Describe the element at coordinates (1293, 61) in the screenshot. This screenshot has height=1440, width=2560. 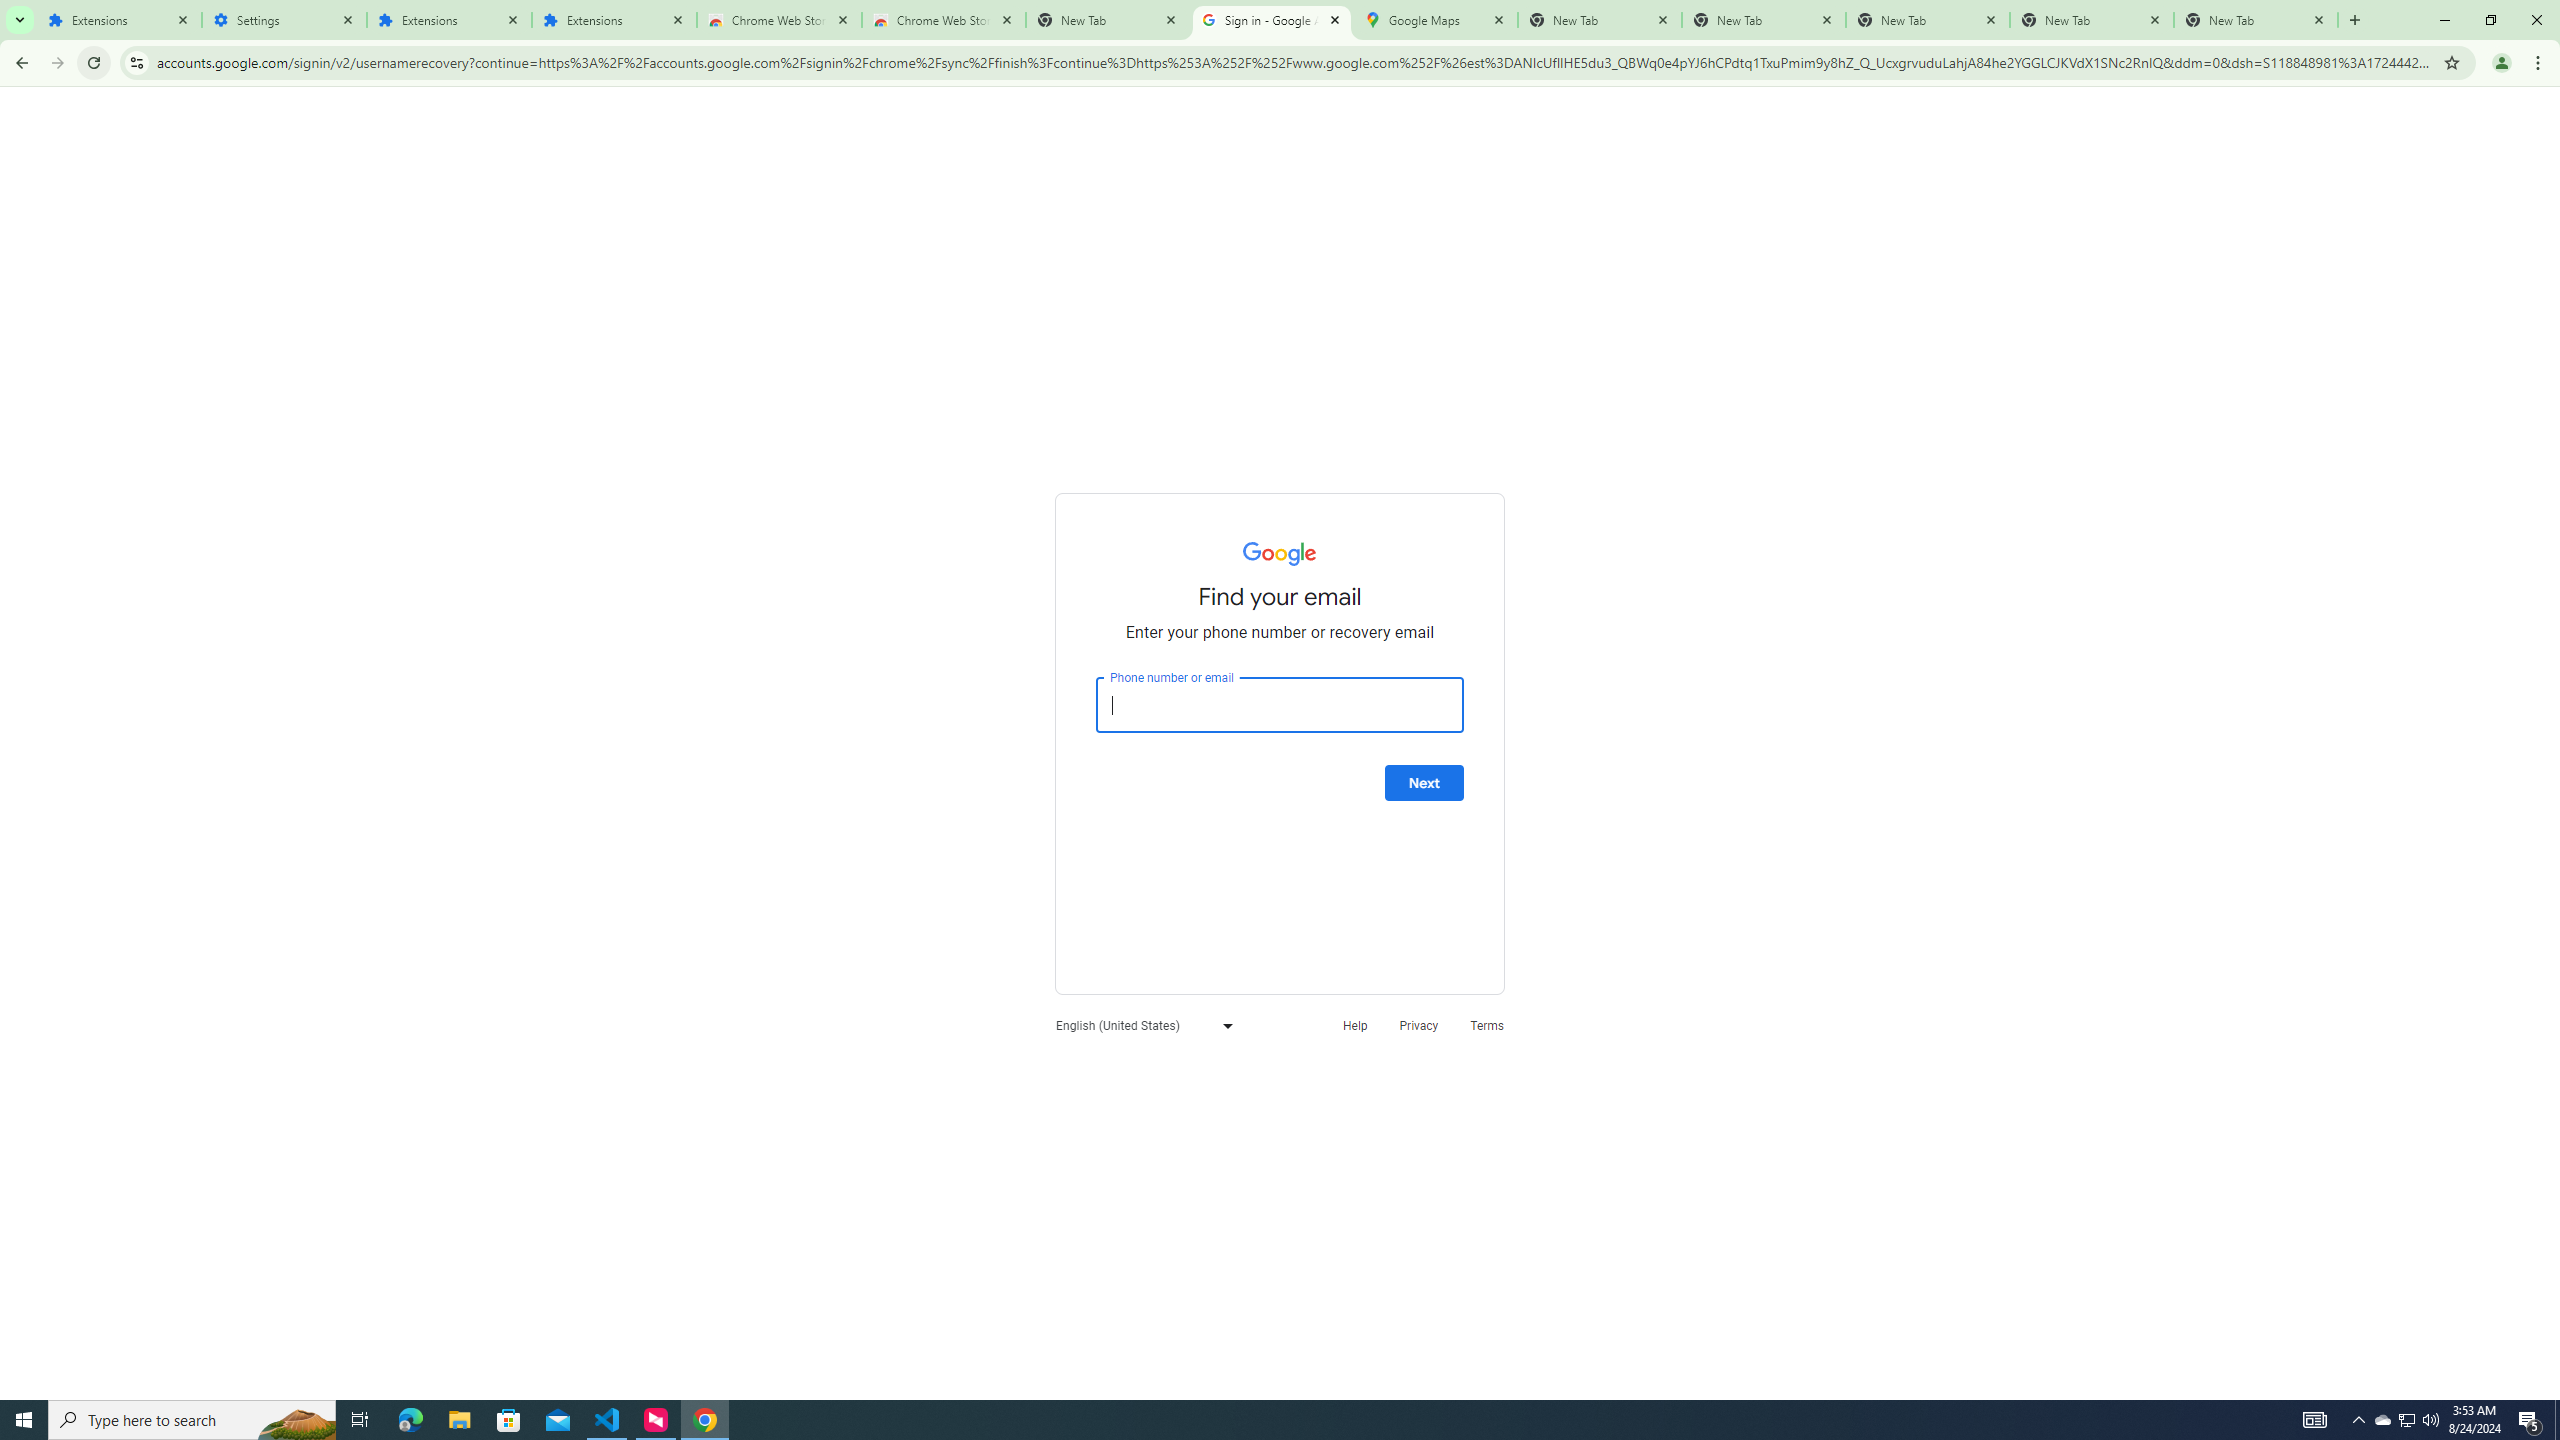
I see `'Address and search bar'` at that location.